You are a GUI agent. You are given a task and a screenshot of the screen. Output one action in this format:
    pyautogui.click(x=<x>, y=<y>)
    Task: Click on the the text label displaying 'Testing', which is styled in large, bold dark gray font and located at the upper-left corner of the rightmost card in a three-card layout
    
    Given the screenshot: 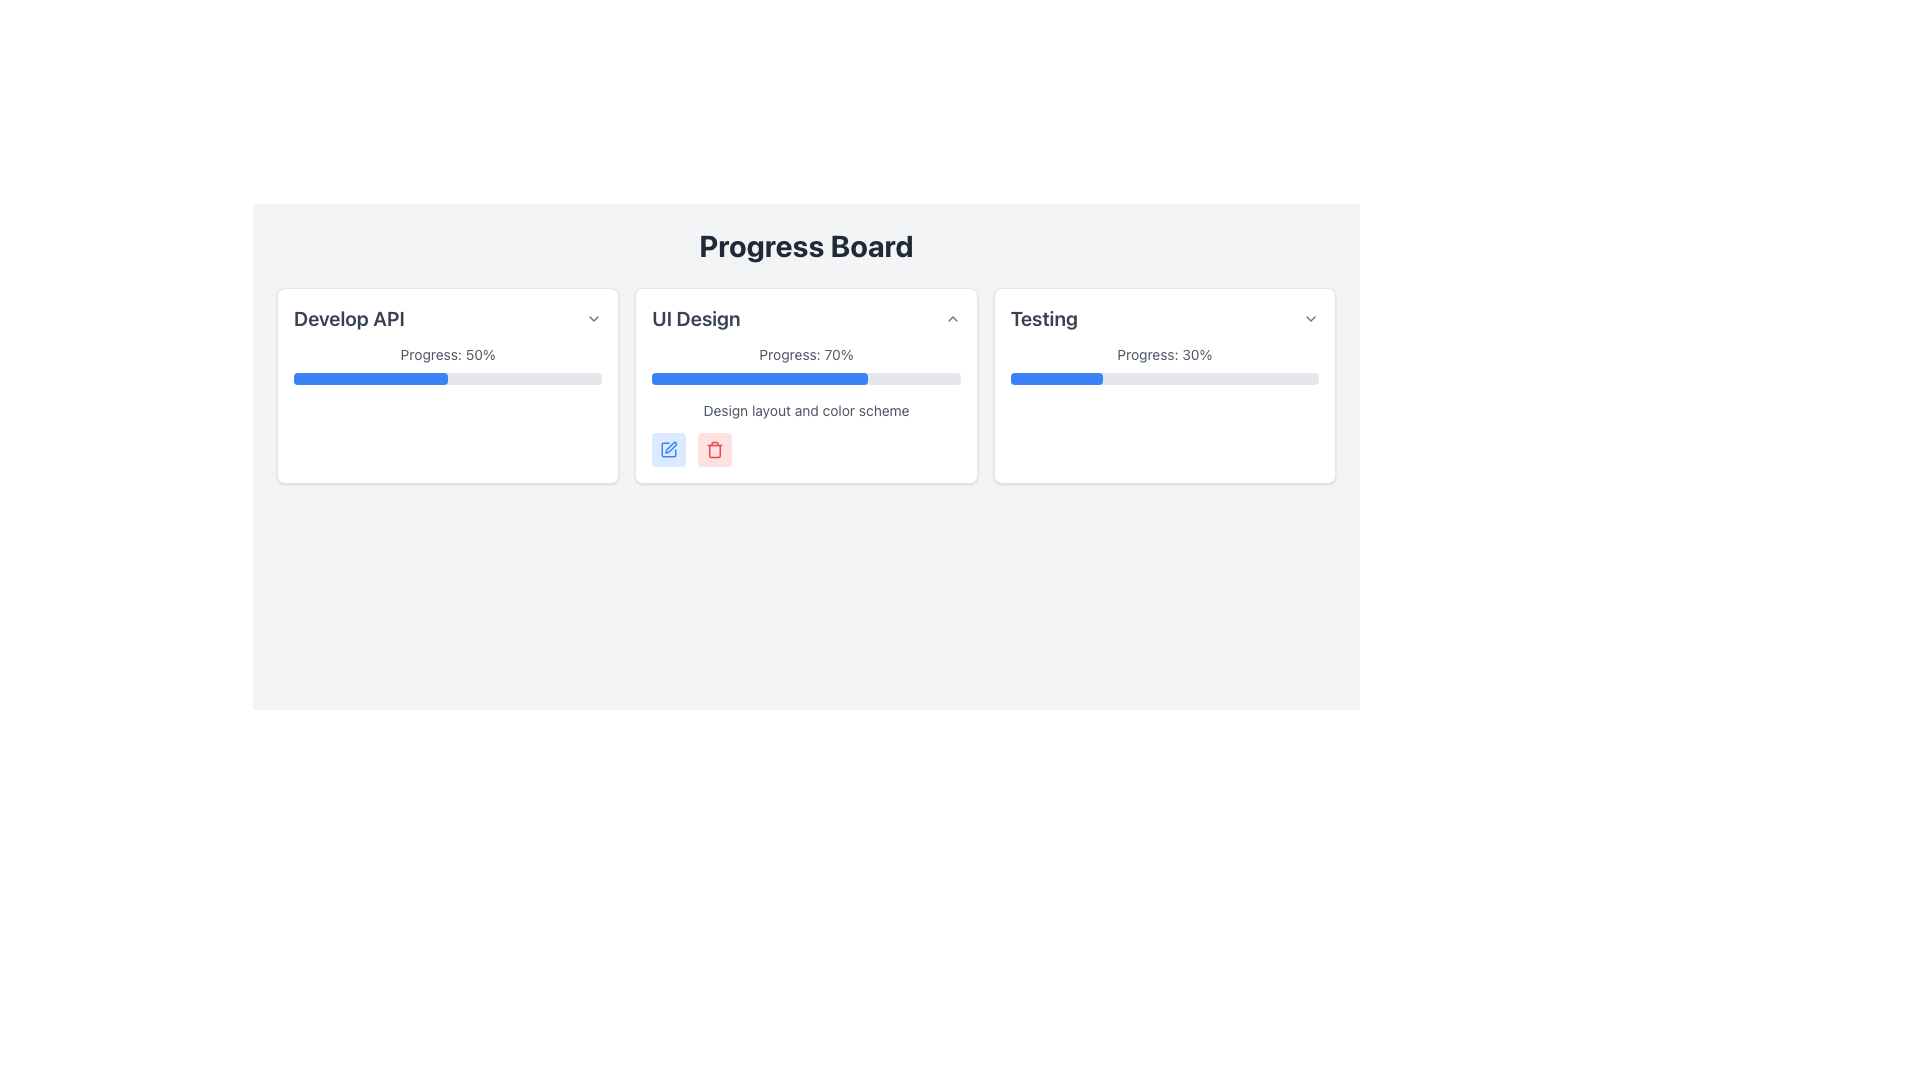 What is the action you would take?
    pyautogui.click(x=1043, y=318)
    